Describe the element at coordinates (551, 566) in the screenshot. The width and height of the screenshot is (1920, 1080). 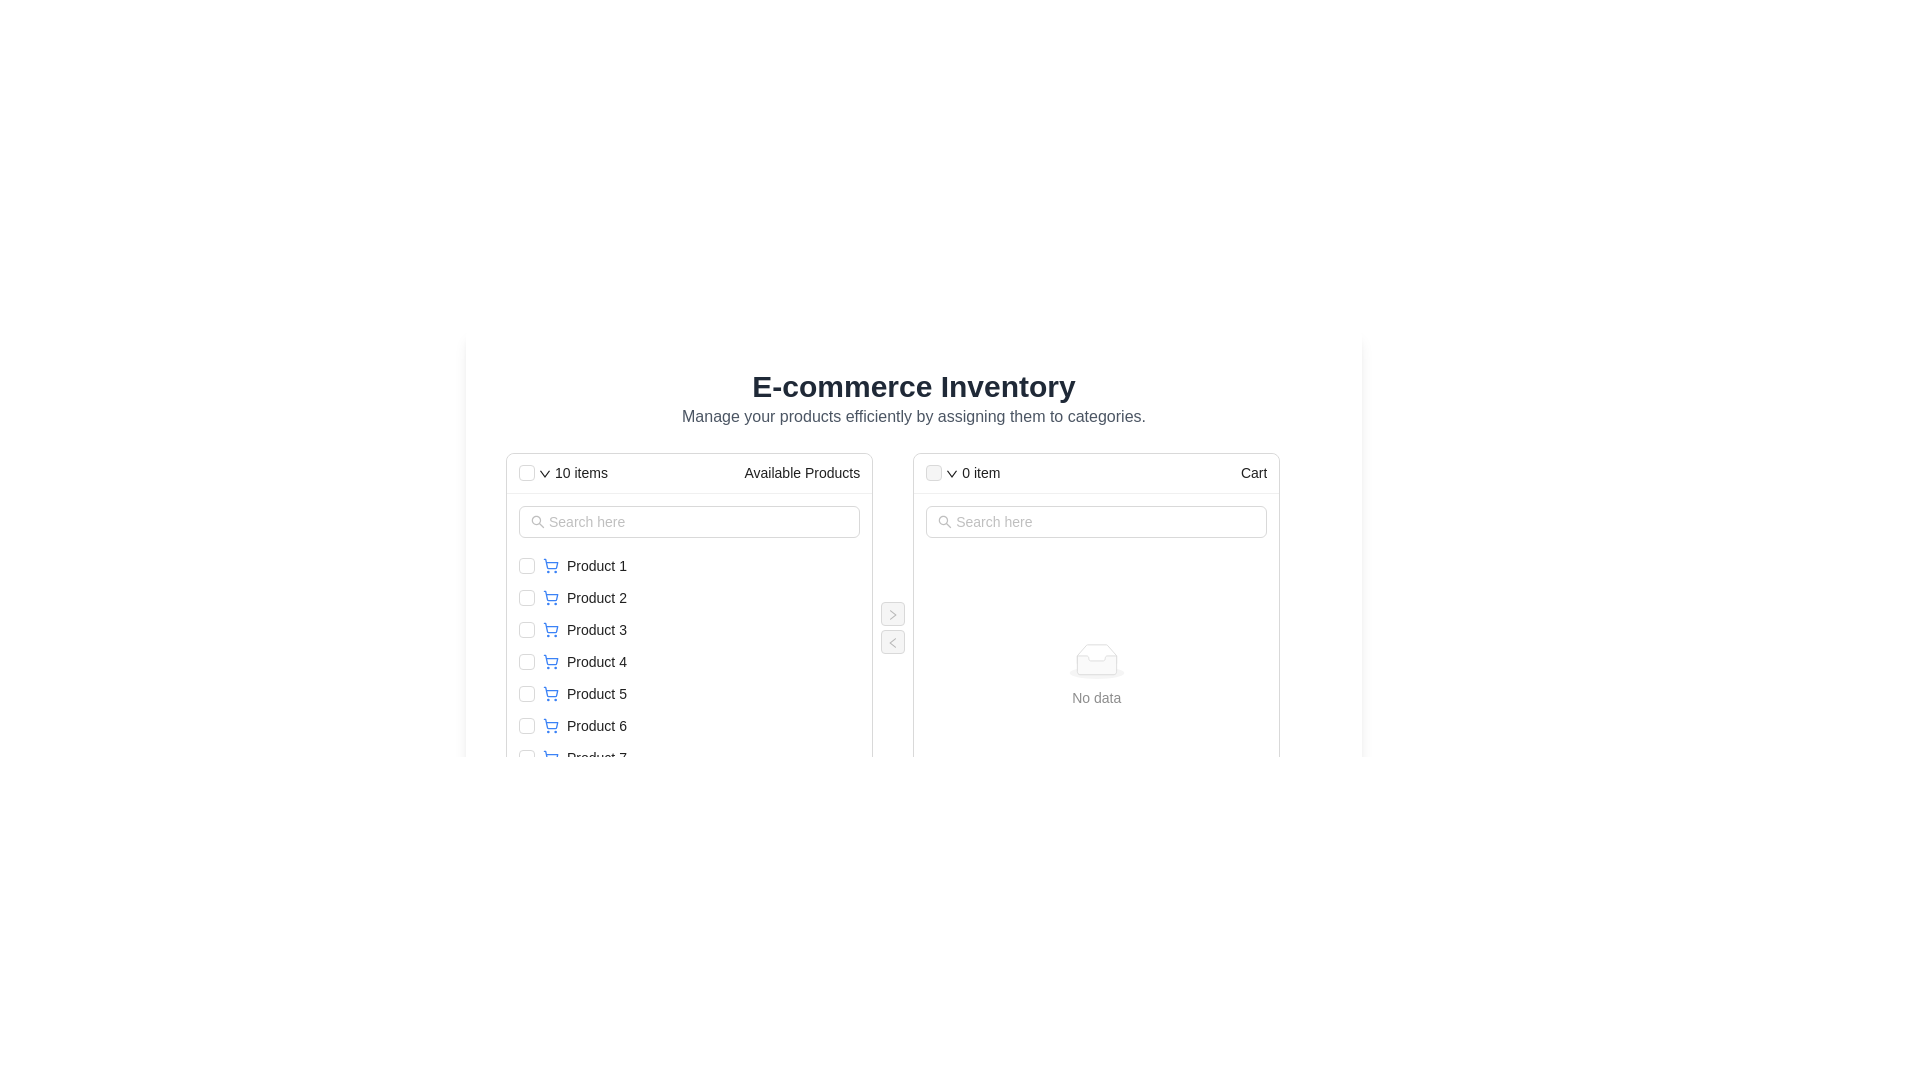
I see `the shopping cart icon located beside 'Product 1' in the first row of products` at that location.